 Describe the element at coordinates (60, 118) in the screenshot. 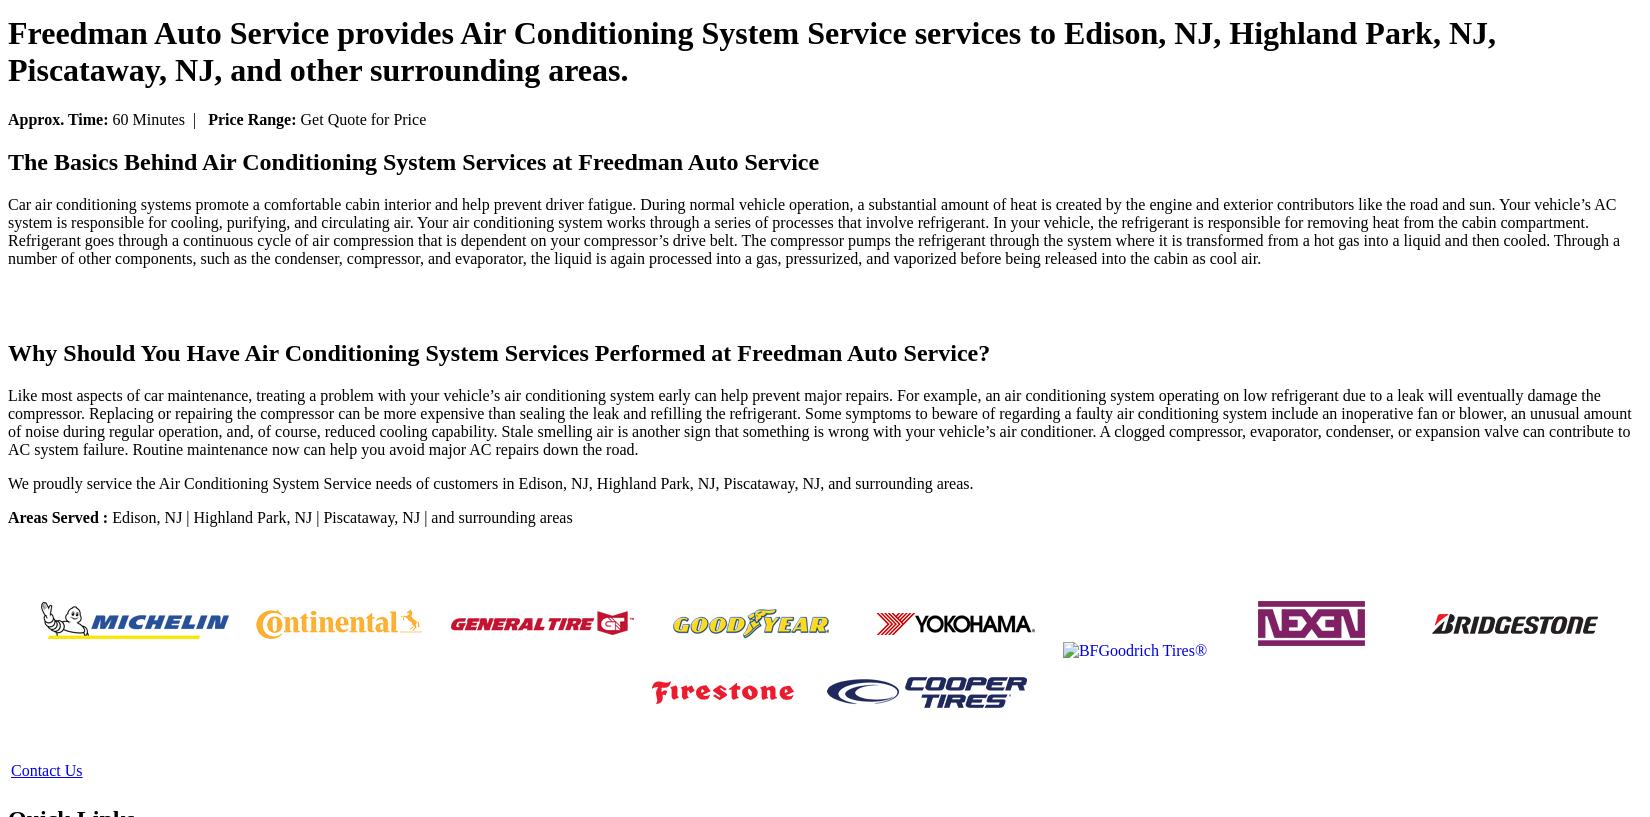

I see `'Approx. Time:'` at that location.